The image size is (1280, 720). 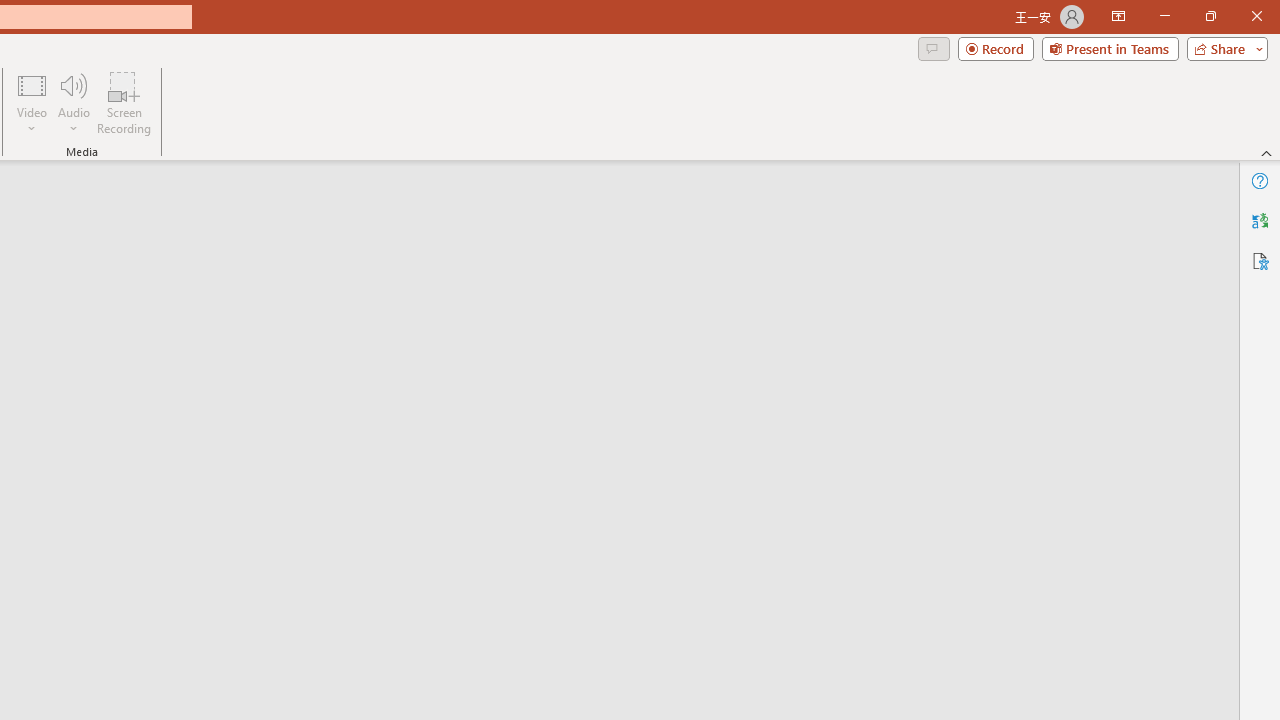 I want to click on 'Audio', so click(x=73, y=103).